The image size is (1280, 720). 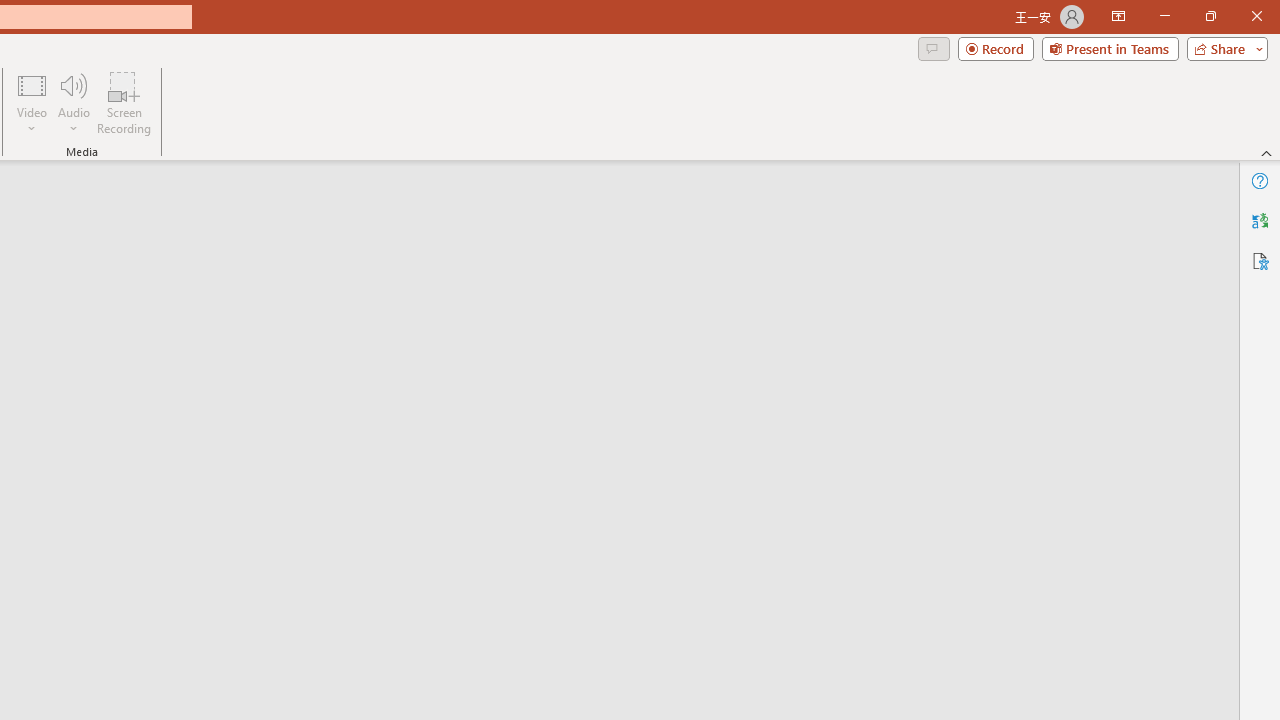 I want to click on 'Audio', so click(x=73, y=103).